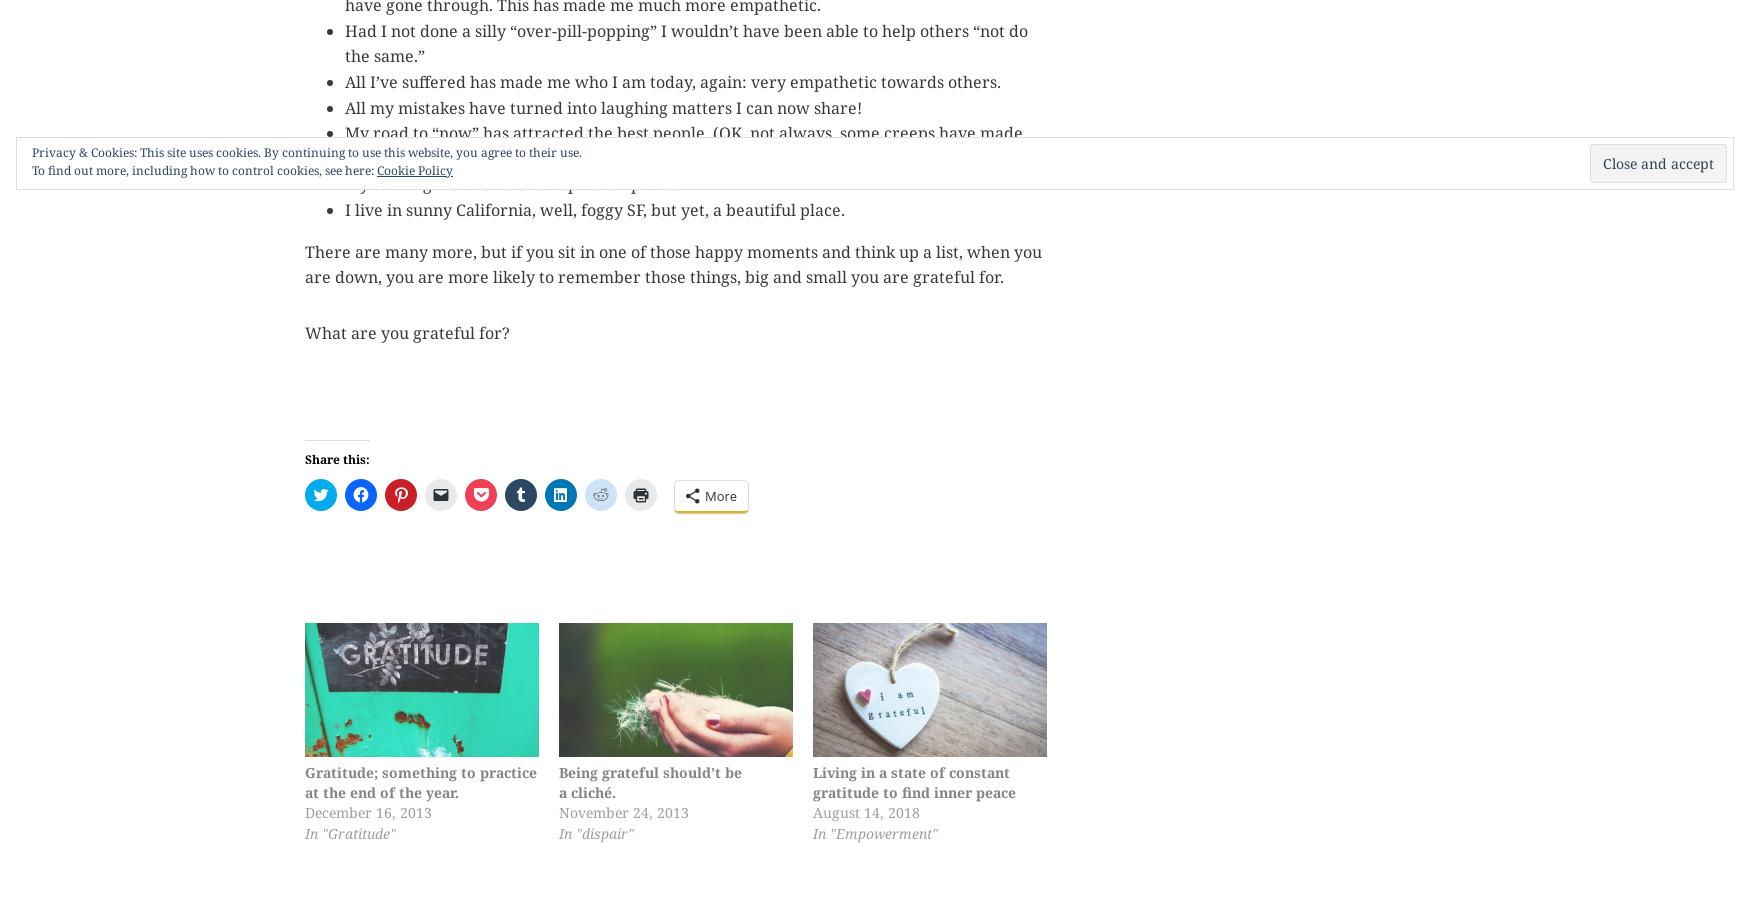 Image resolution: width=1750 pixels, height=897 pixels. I want to click on 'Privacy & Cookies: This site uses cookies. By continuing to use this website, you agree to their use.', so click(305, 151).